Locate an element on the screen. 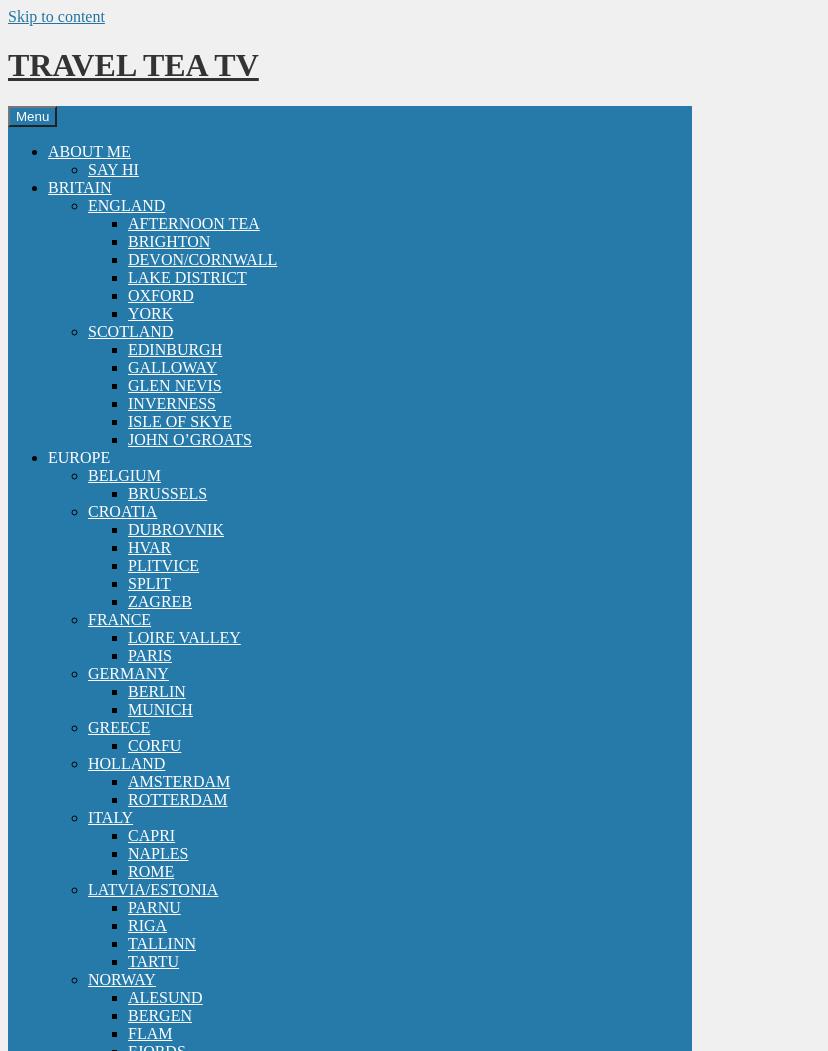 The image size is (828, 1051). 'NAPLES' is located at coordinates (157, 851).